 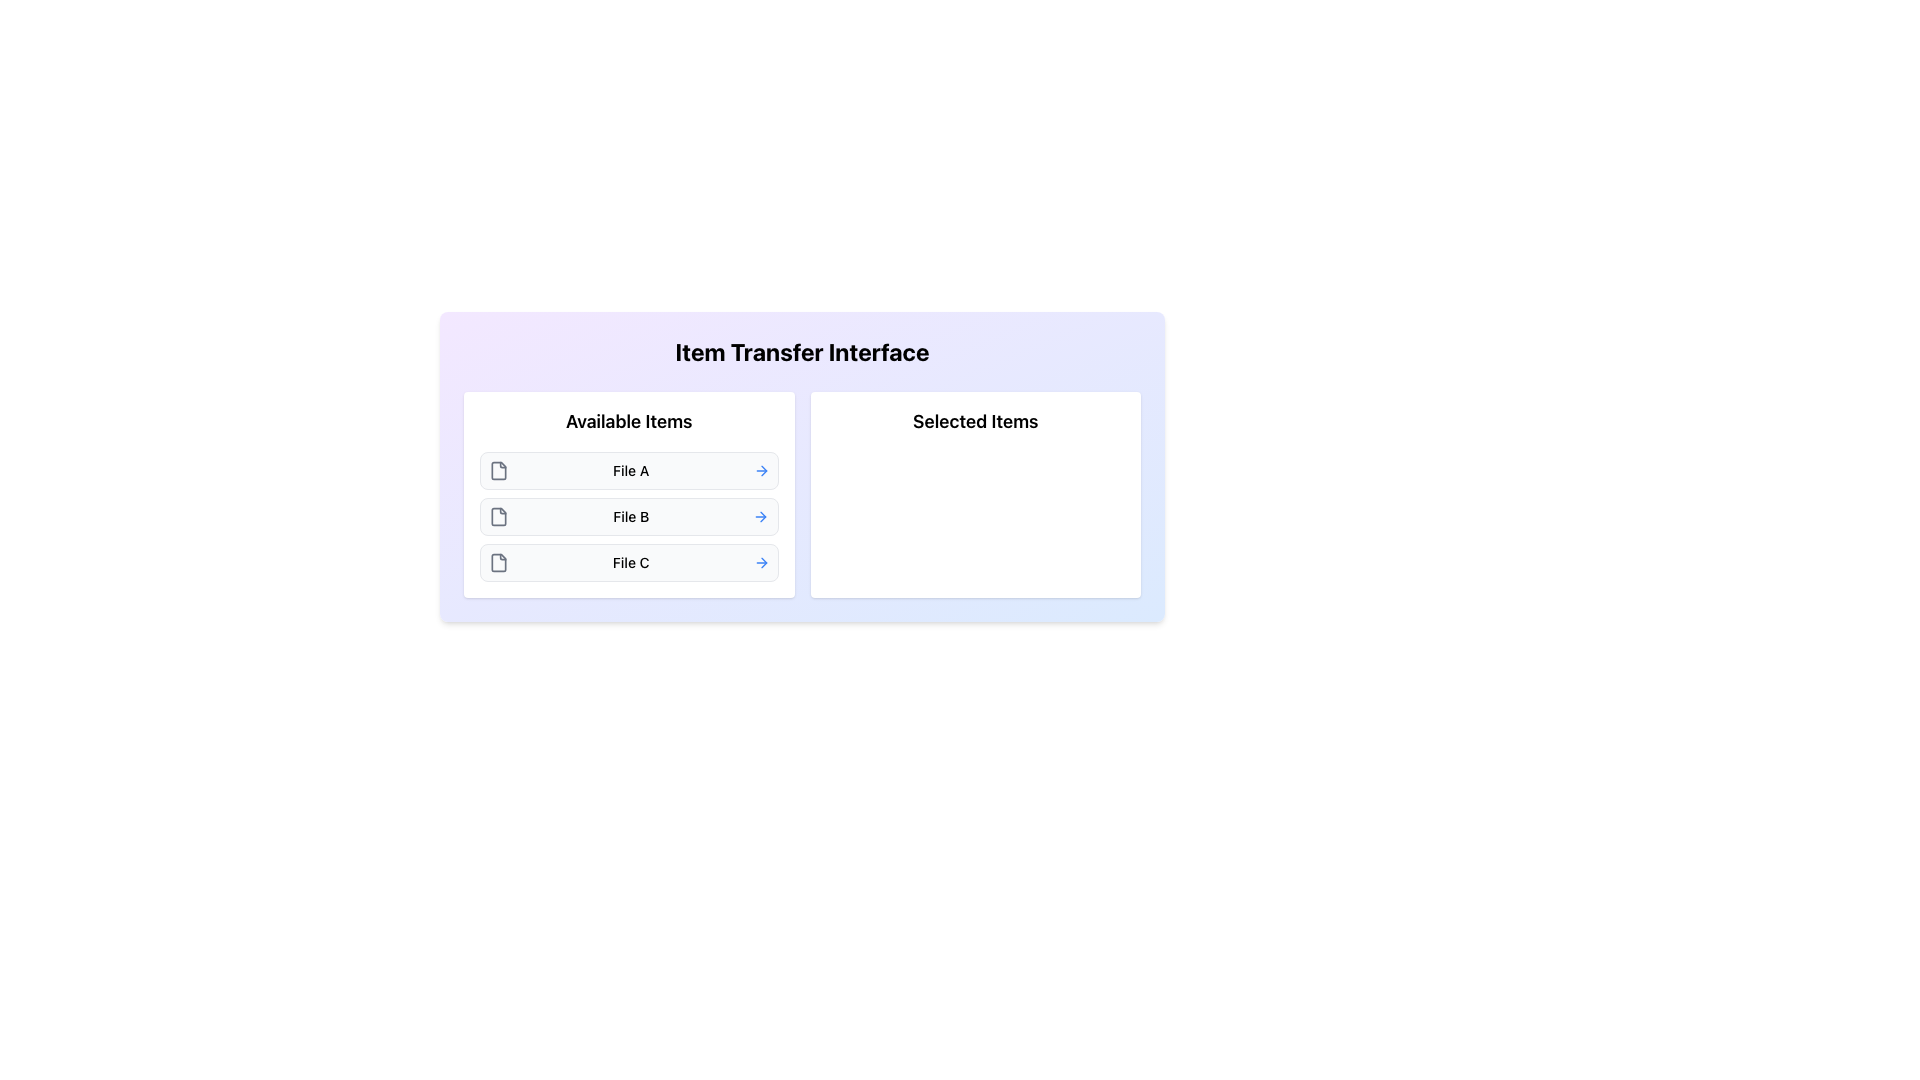 I want to click on text label 'File A' which is centered in the second row of the 'Available Items' list, styled in black medium-sized sans-serif font, so click(x=630, y=470).